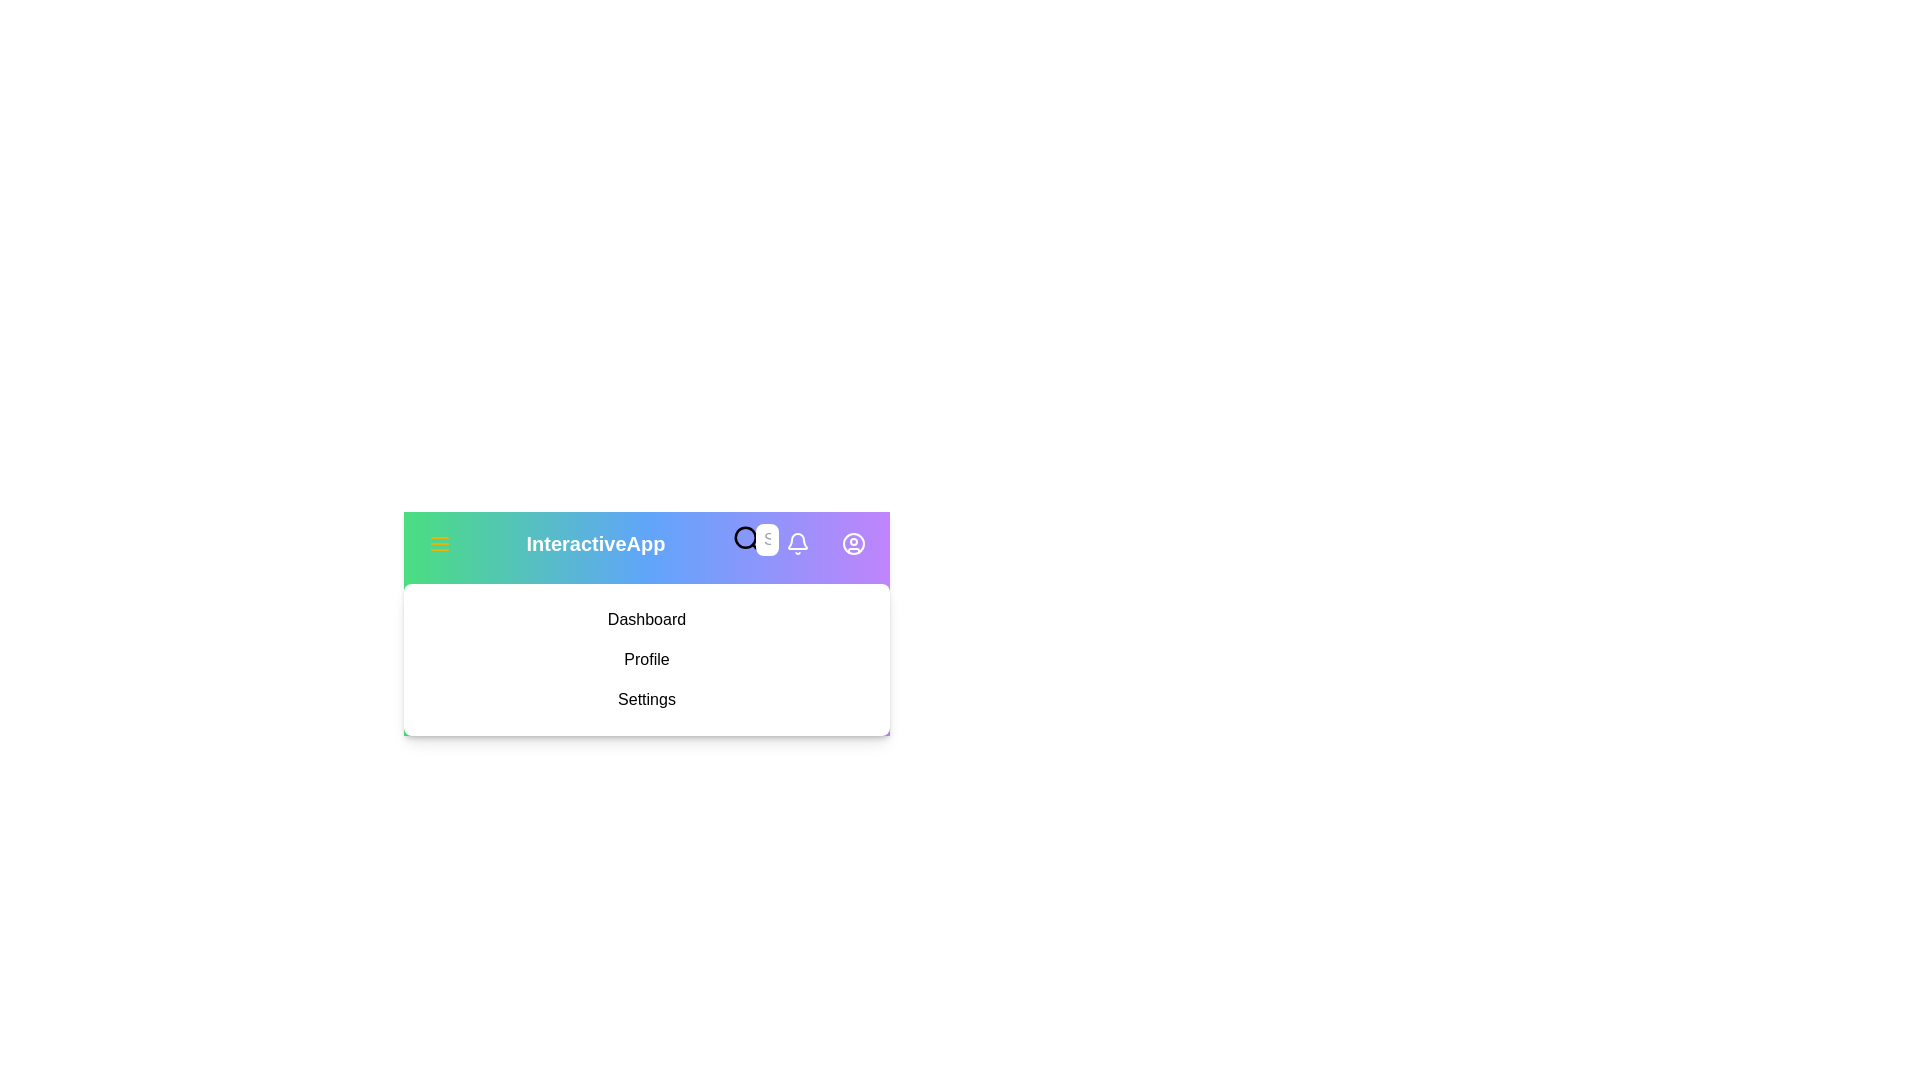 This screenshot has width=1920, height=1080. Describe the element at coordinates (854, 543) in the screenshot. I see `the user profile icon` at that location.